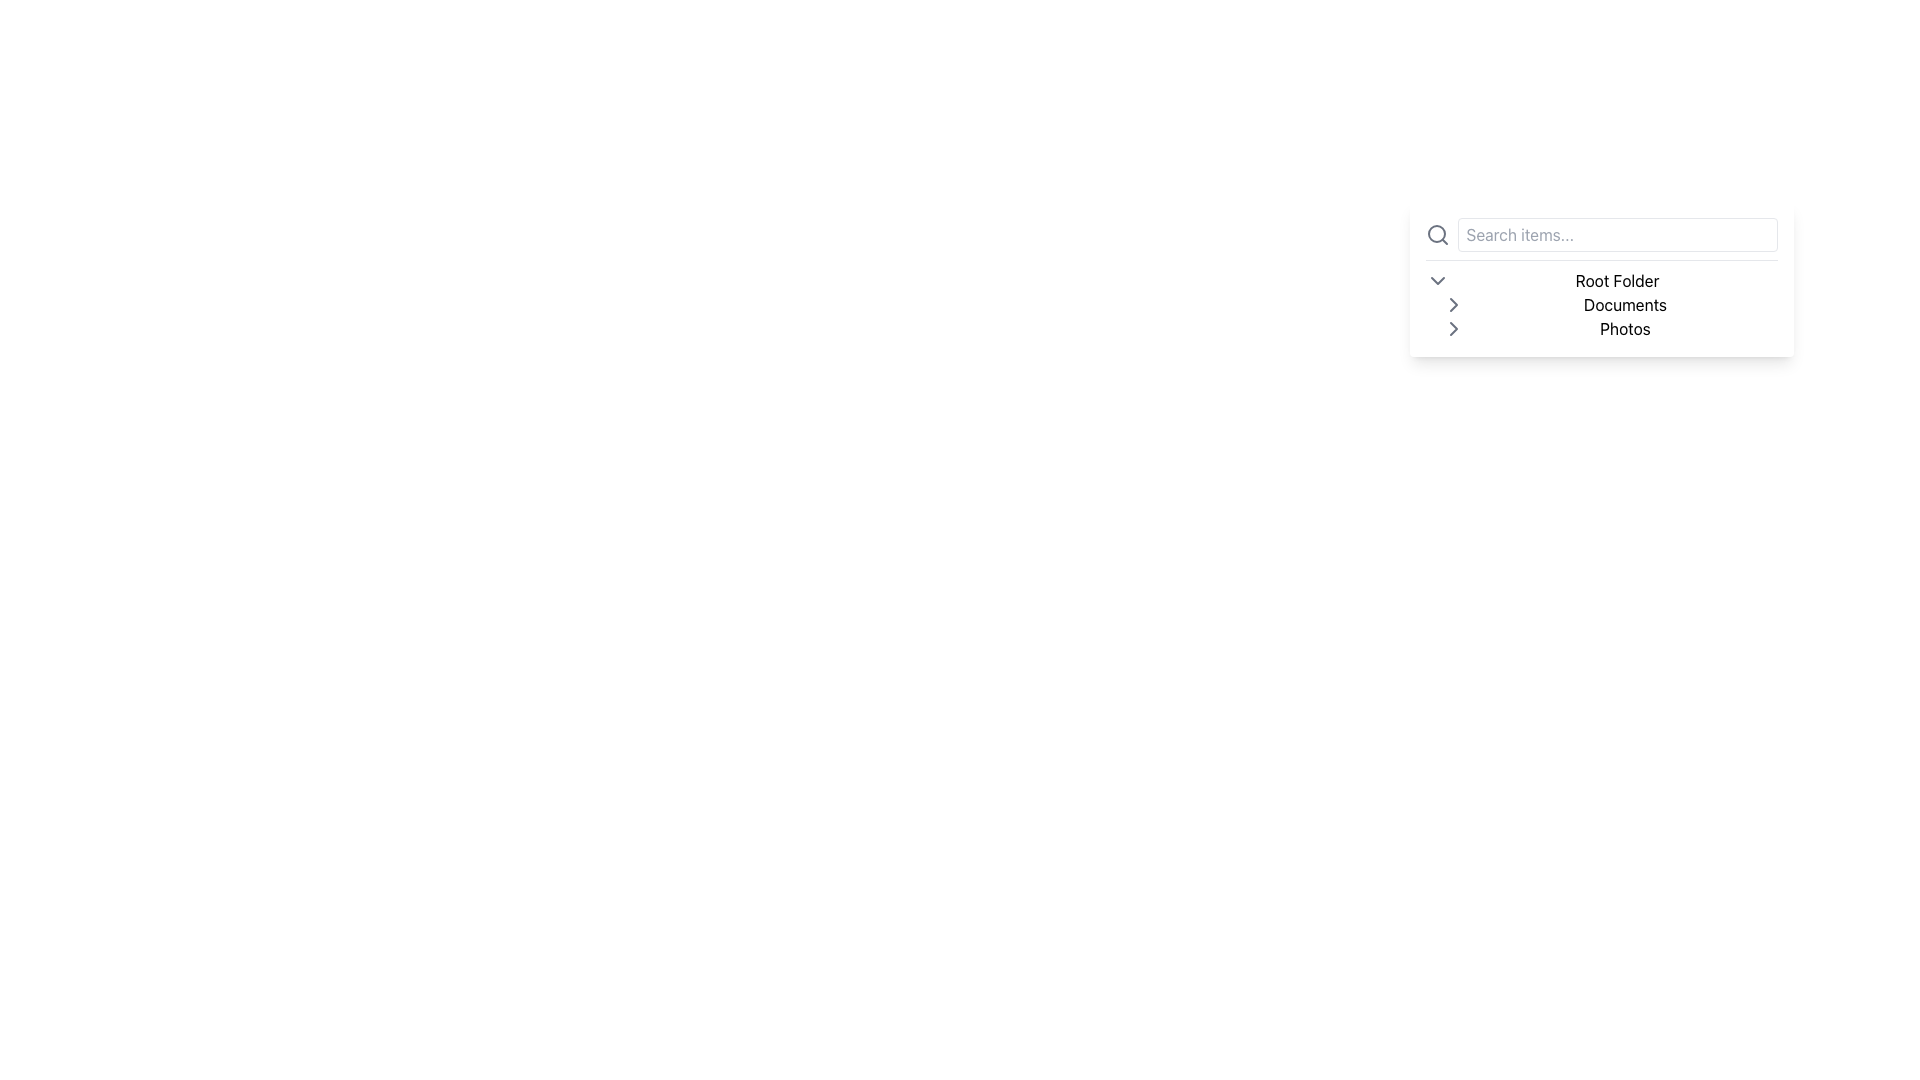 Image resolution: width=1920 pixels, height=1080 pixels. I want to click on the Breadcrumb navigation containing 'Root Folder', 'Documents', and 'Photos', so click(1601, 279).